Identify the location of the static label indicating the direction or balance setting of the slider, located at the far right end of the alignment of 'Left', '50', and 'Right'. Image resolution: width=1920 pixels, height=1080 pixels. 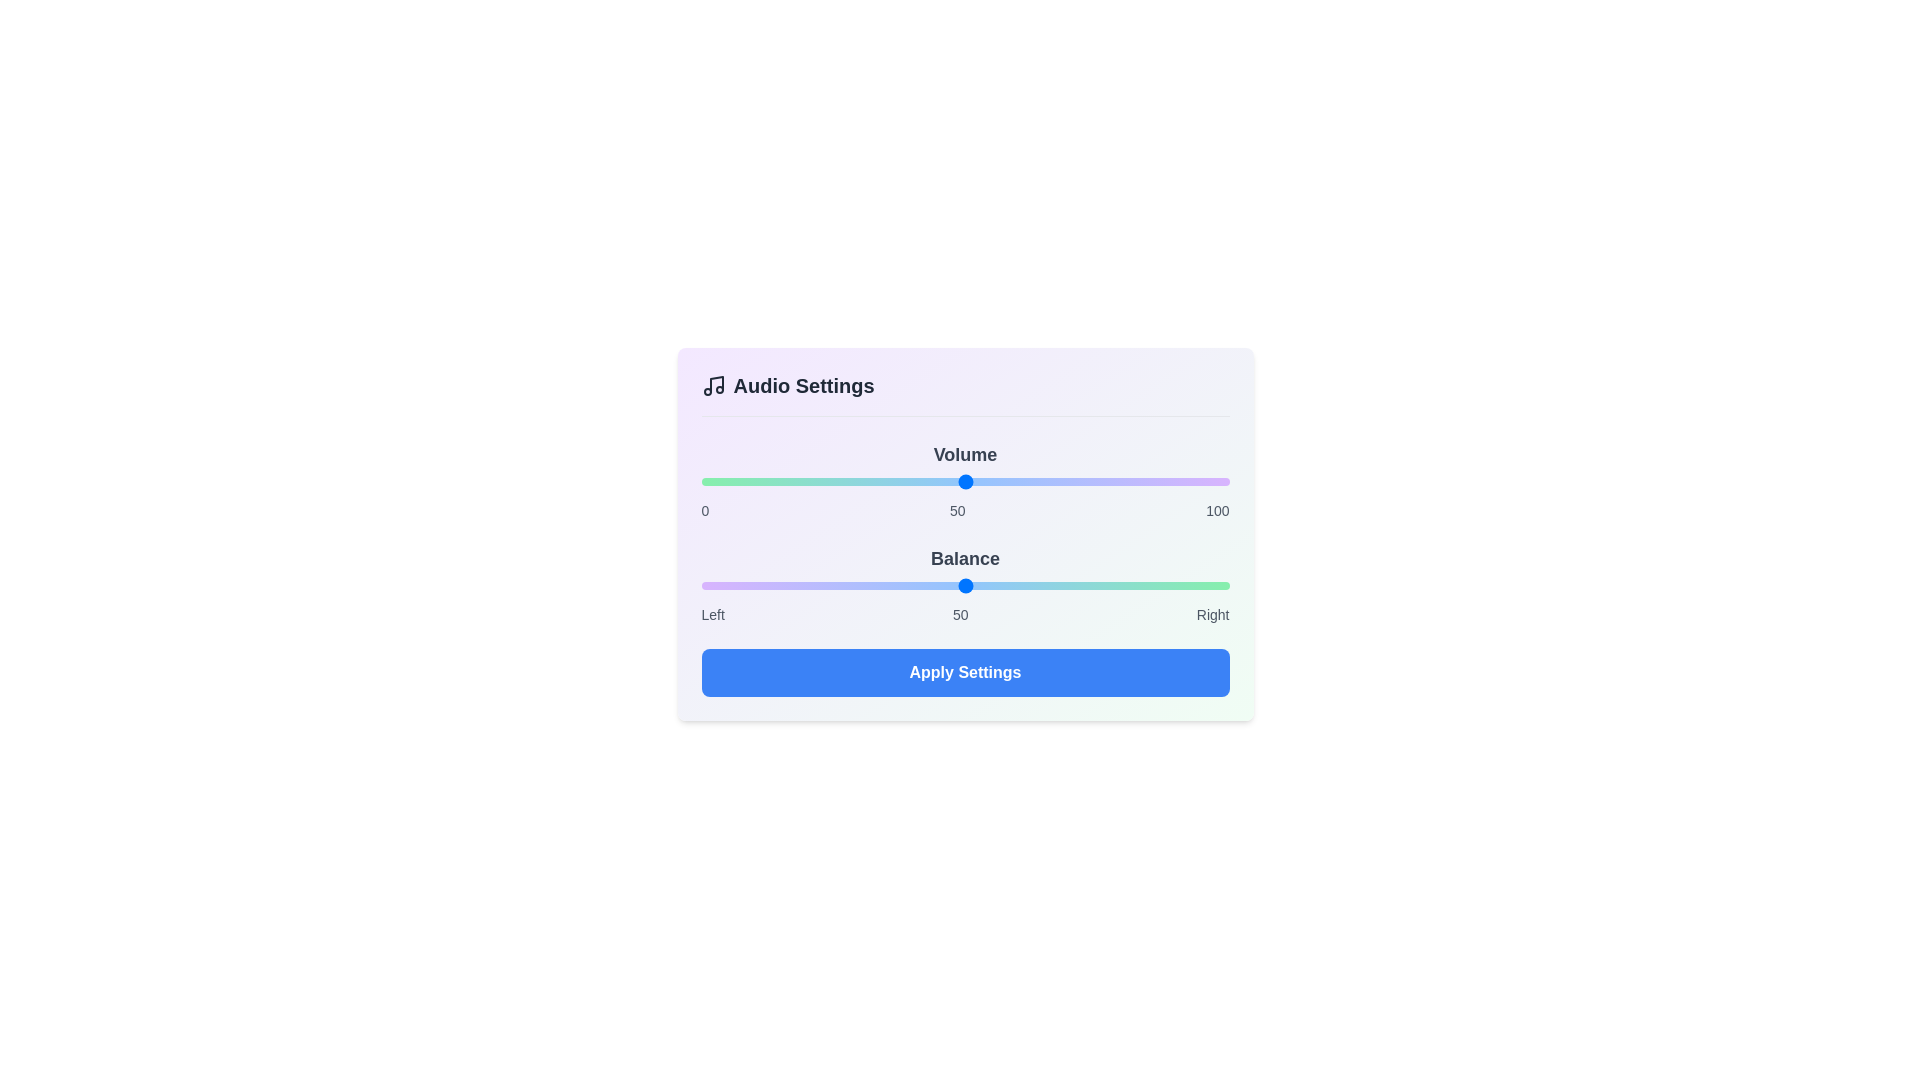
(1212, 613).